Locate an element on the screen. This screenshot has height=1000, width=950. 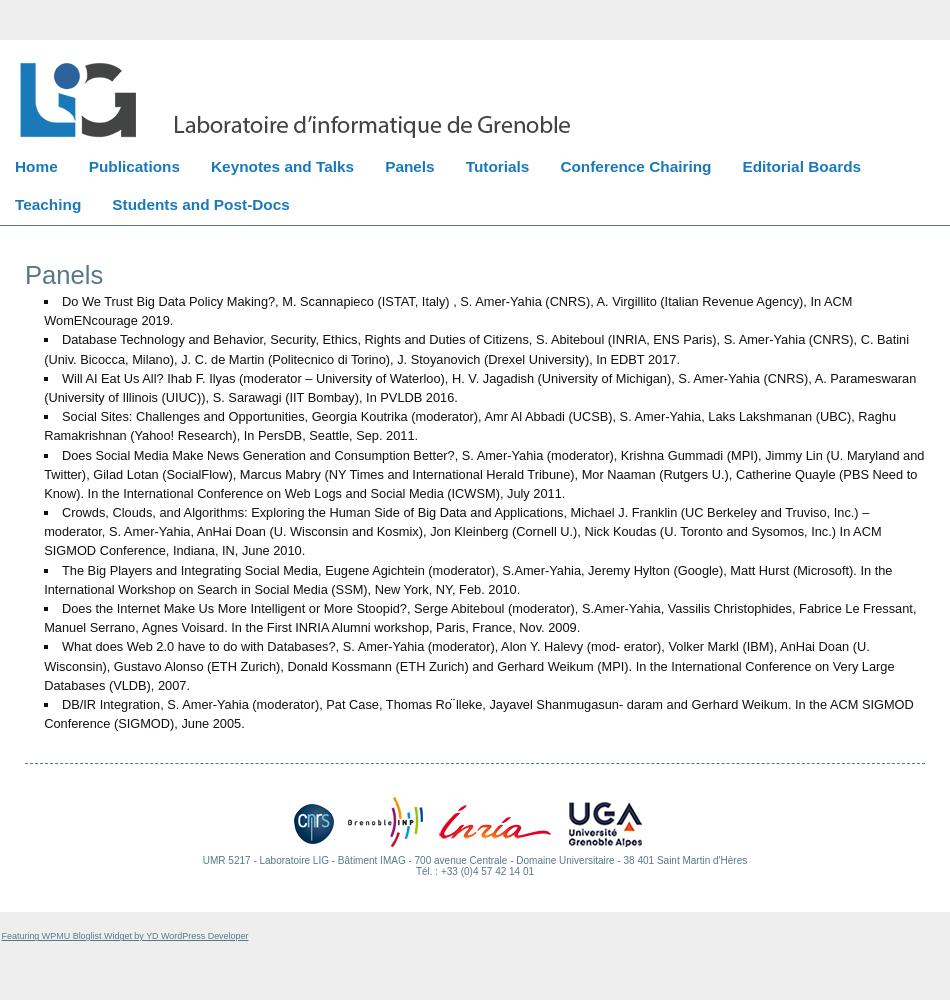
'Do We Trust Big Data Policy Making?, M. Scannapieco (ISTAT, Italy) , S. Amer-Yahia (CNRS), A. Virgillito (Italian Revenue Agency), In ACM WomENcourage 2019.' is located at coordinates (447, 311).